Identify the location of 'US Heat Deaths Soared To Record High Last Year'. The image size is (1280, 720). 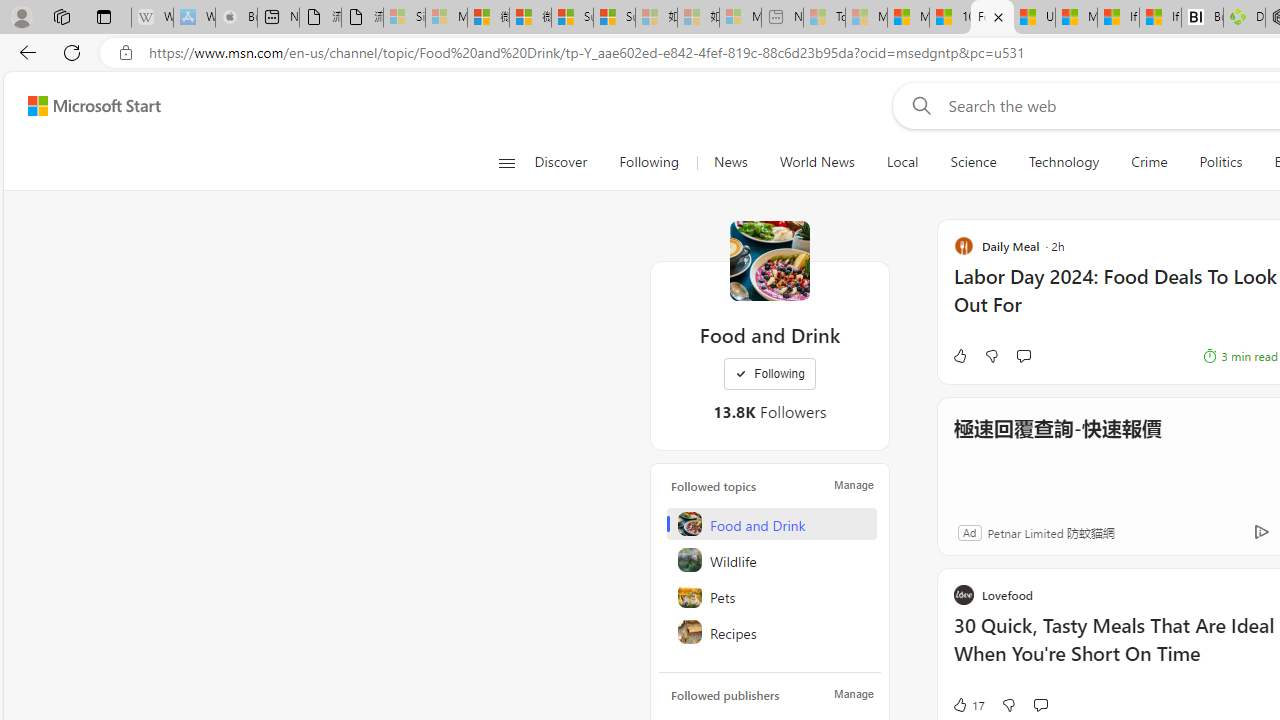
(1034, 17).